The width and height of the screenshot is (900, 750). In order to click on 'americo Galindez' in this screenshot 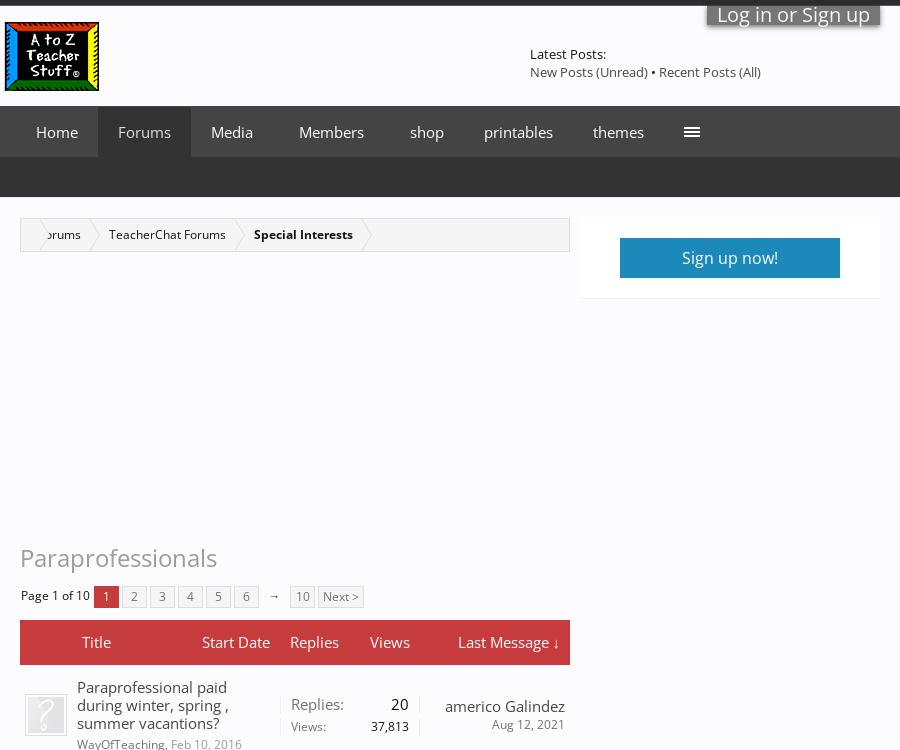, I will do `click(444, 704)`.